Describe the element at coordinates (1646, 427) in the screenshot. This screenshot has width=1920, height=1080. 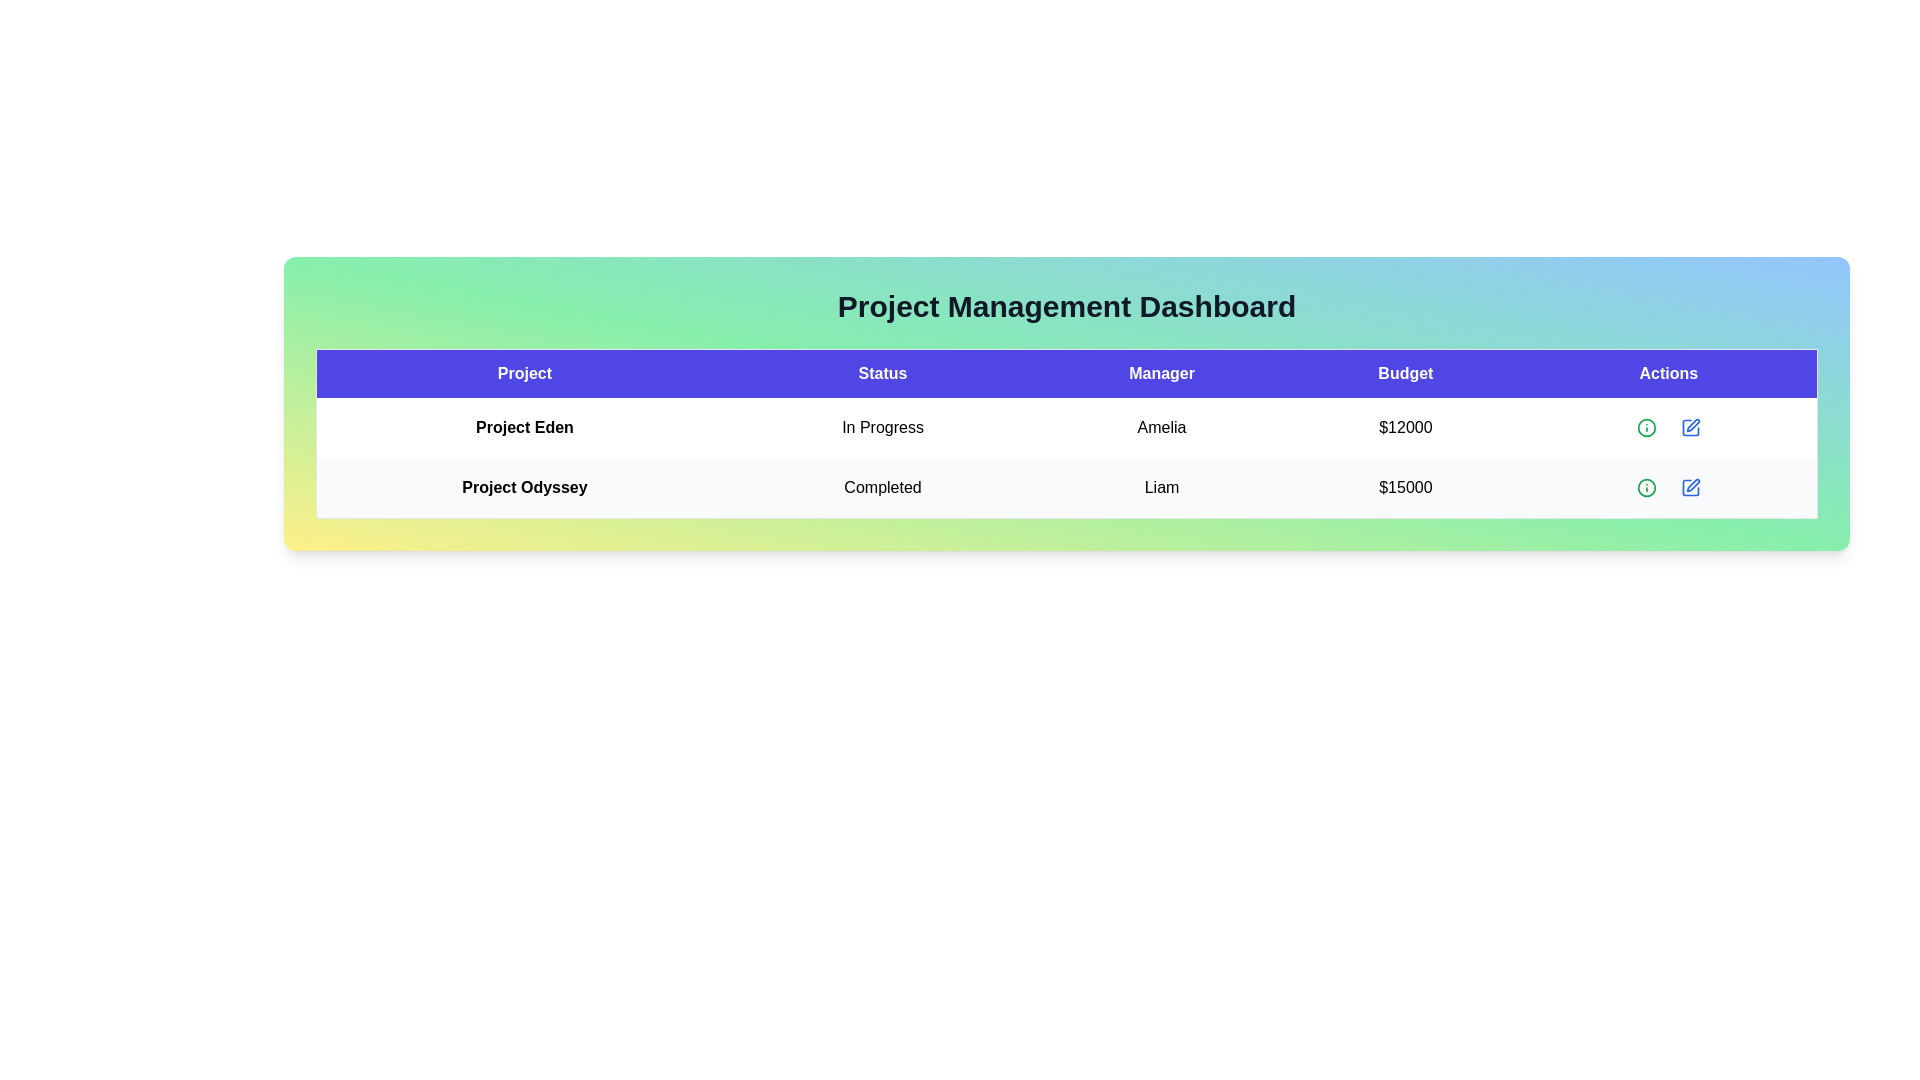
I see `the informational icon button located in the 'Actions' column of the table row for 'Project Eden'` at that location.